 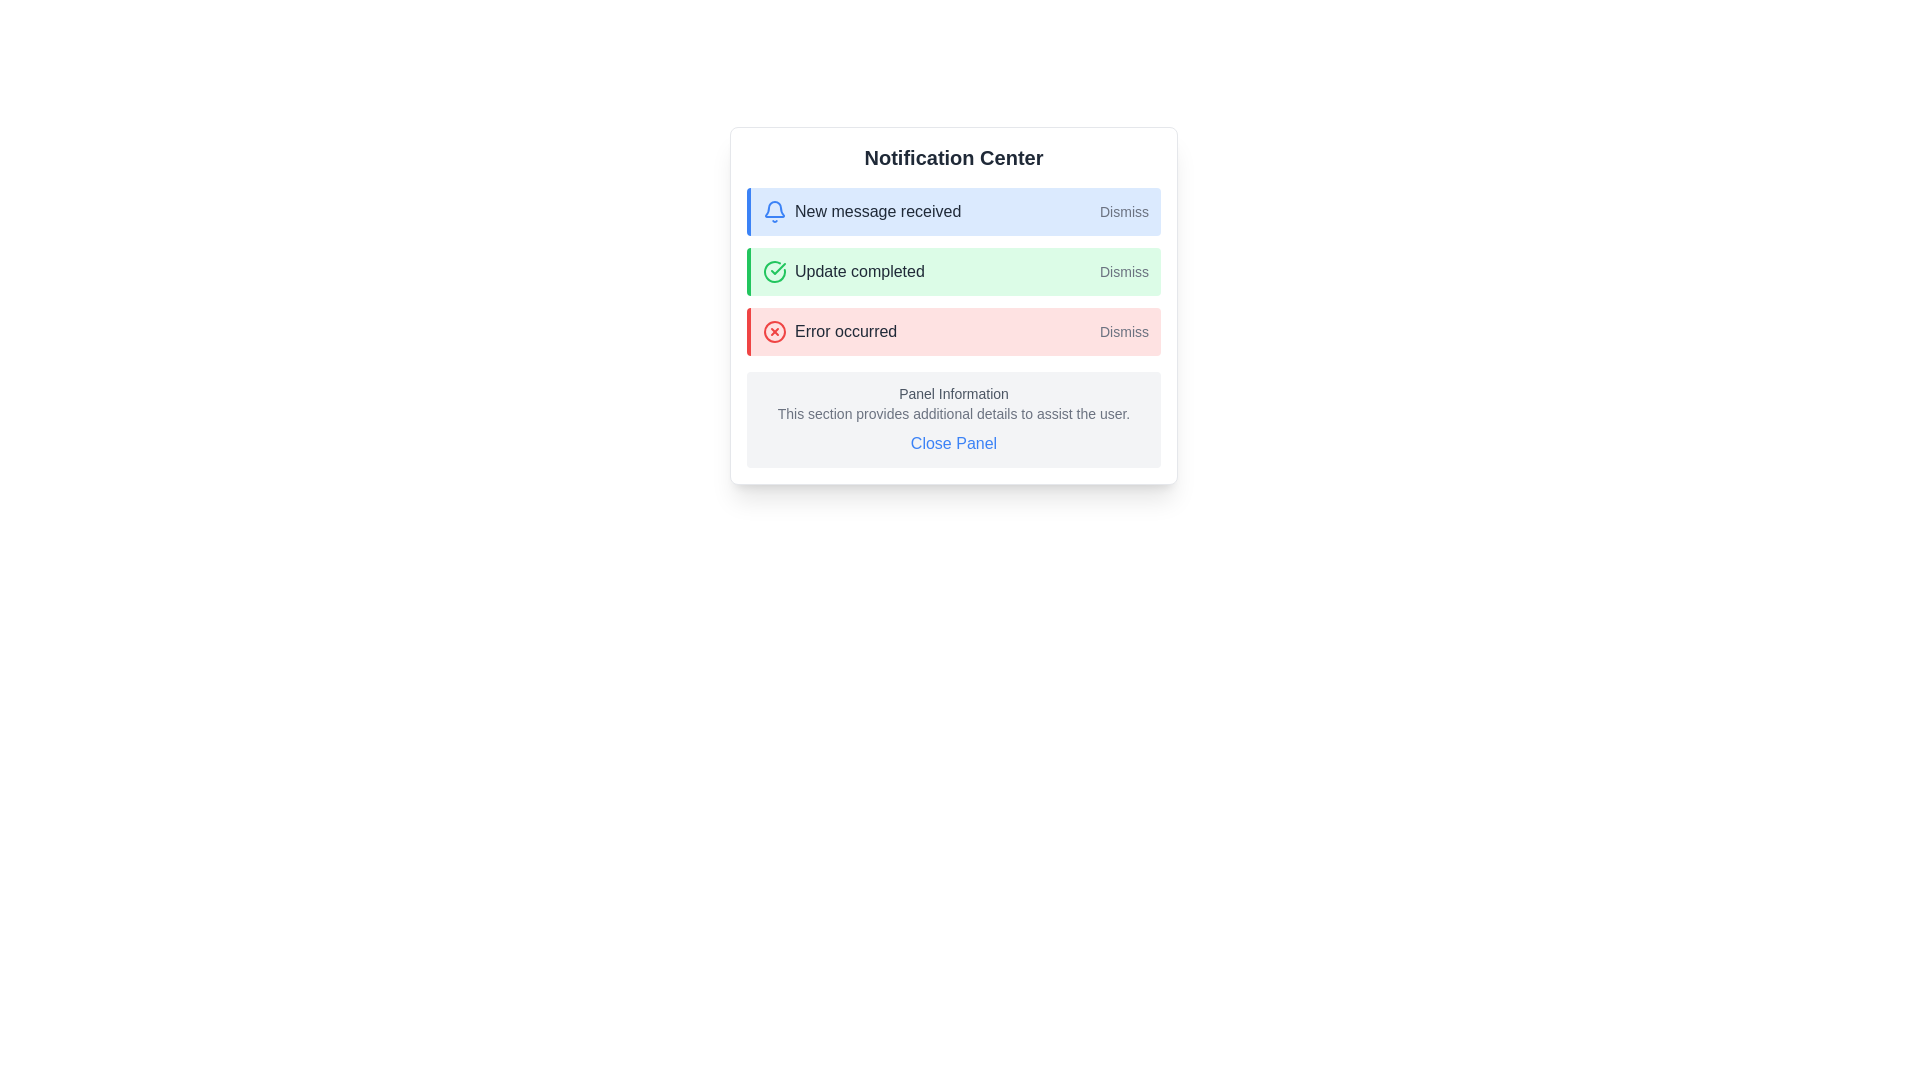 I want to click on the close button in the blue notification bar, so click(x=1124, y=212).